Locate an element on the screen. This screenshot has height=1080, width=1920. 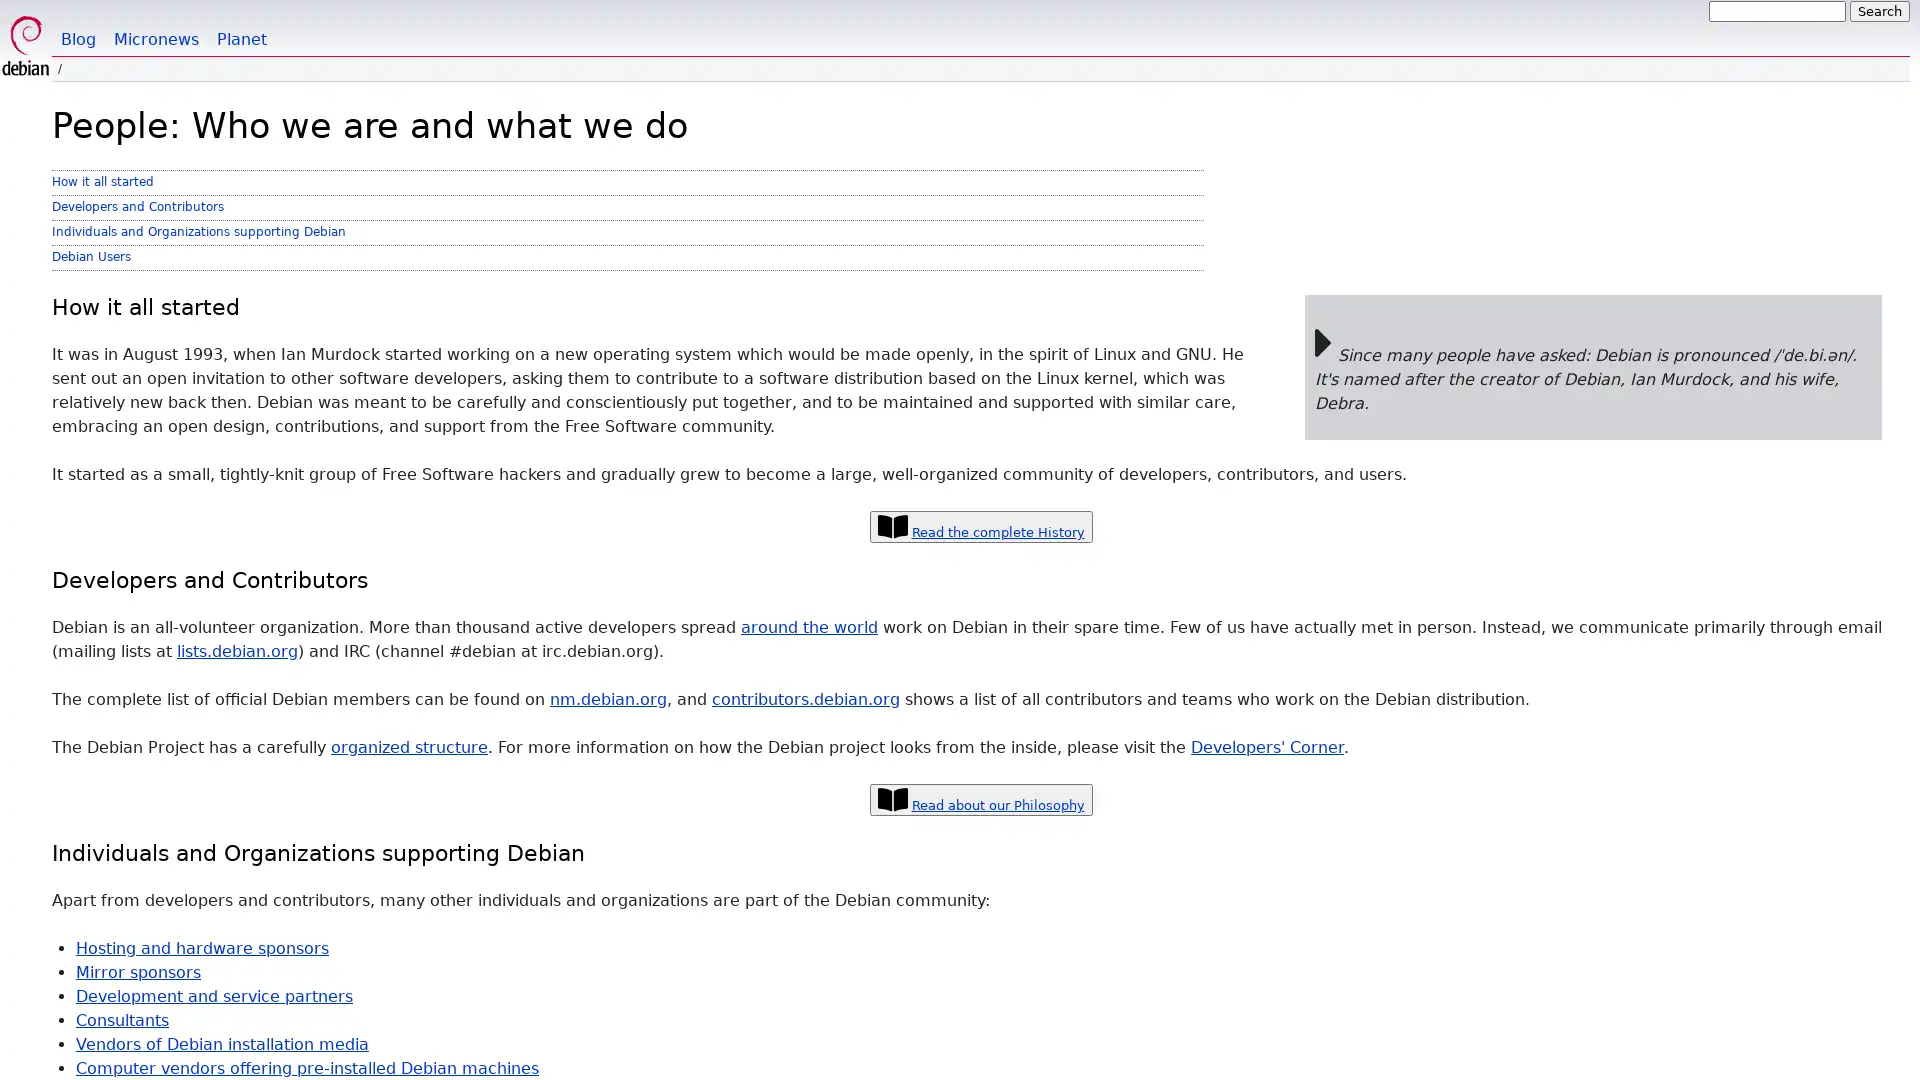
Read about our Philosophy is located at coordinates (980, 798).